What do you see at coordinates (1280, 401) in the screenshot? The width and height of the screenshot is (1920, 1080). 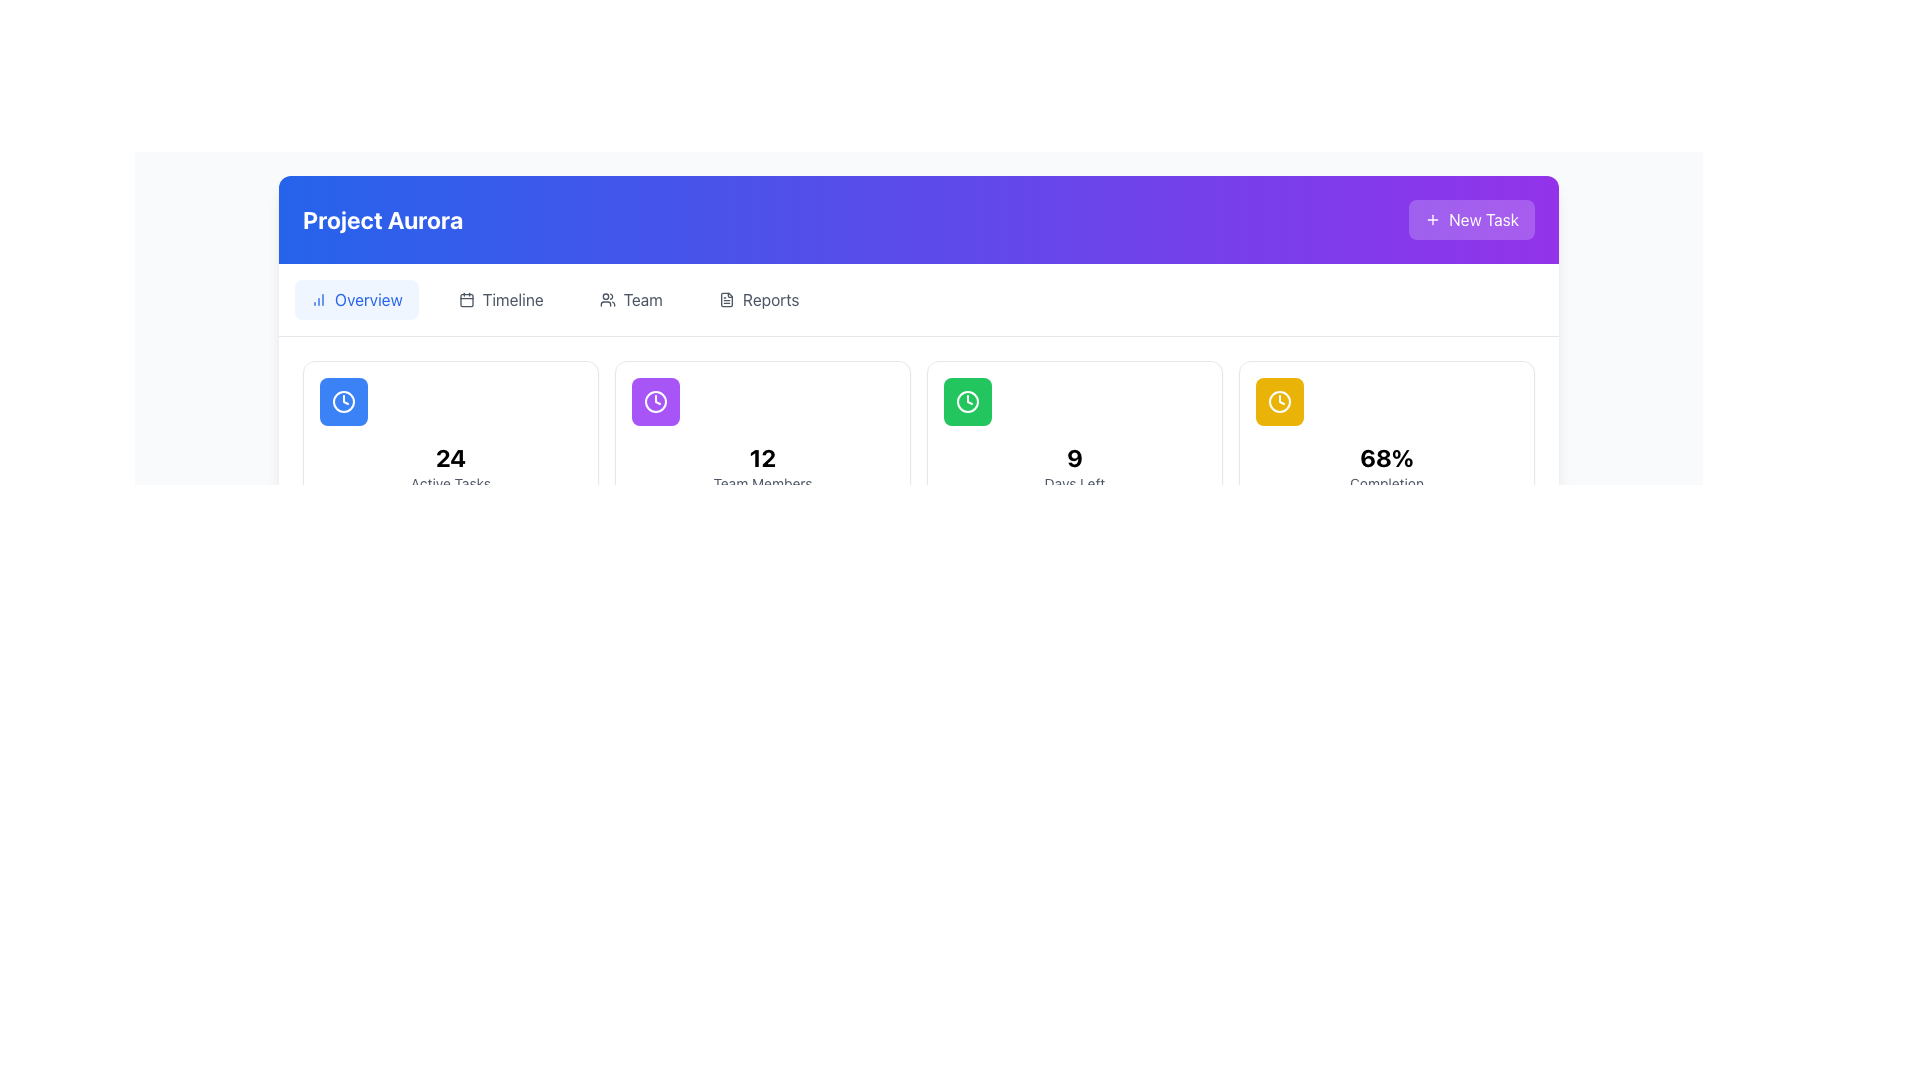 I see `the yellow circular SVG graphical element that is part of the clock face icon displaying '68% Completion' located in the top-right section of the performance metrics grid` at bounding box center [1280, 401].